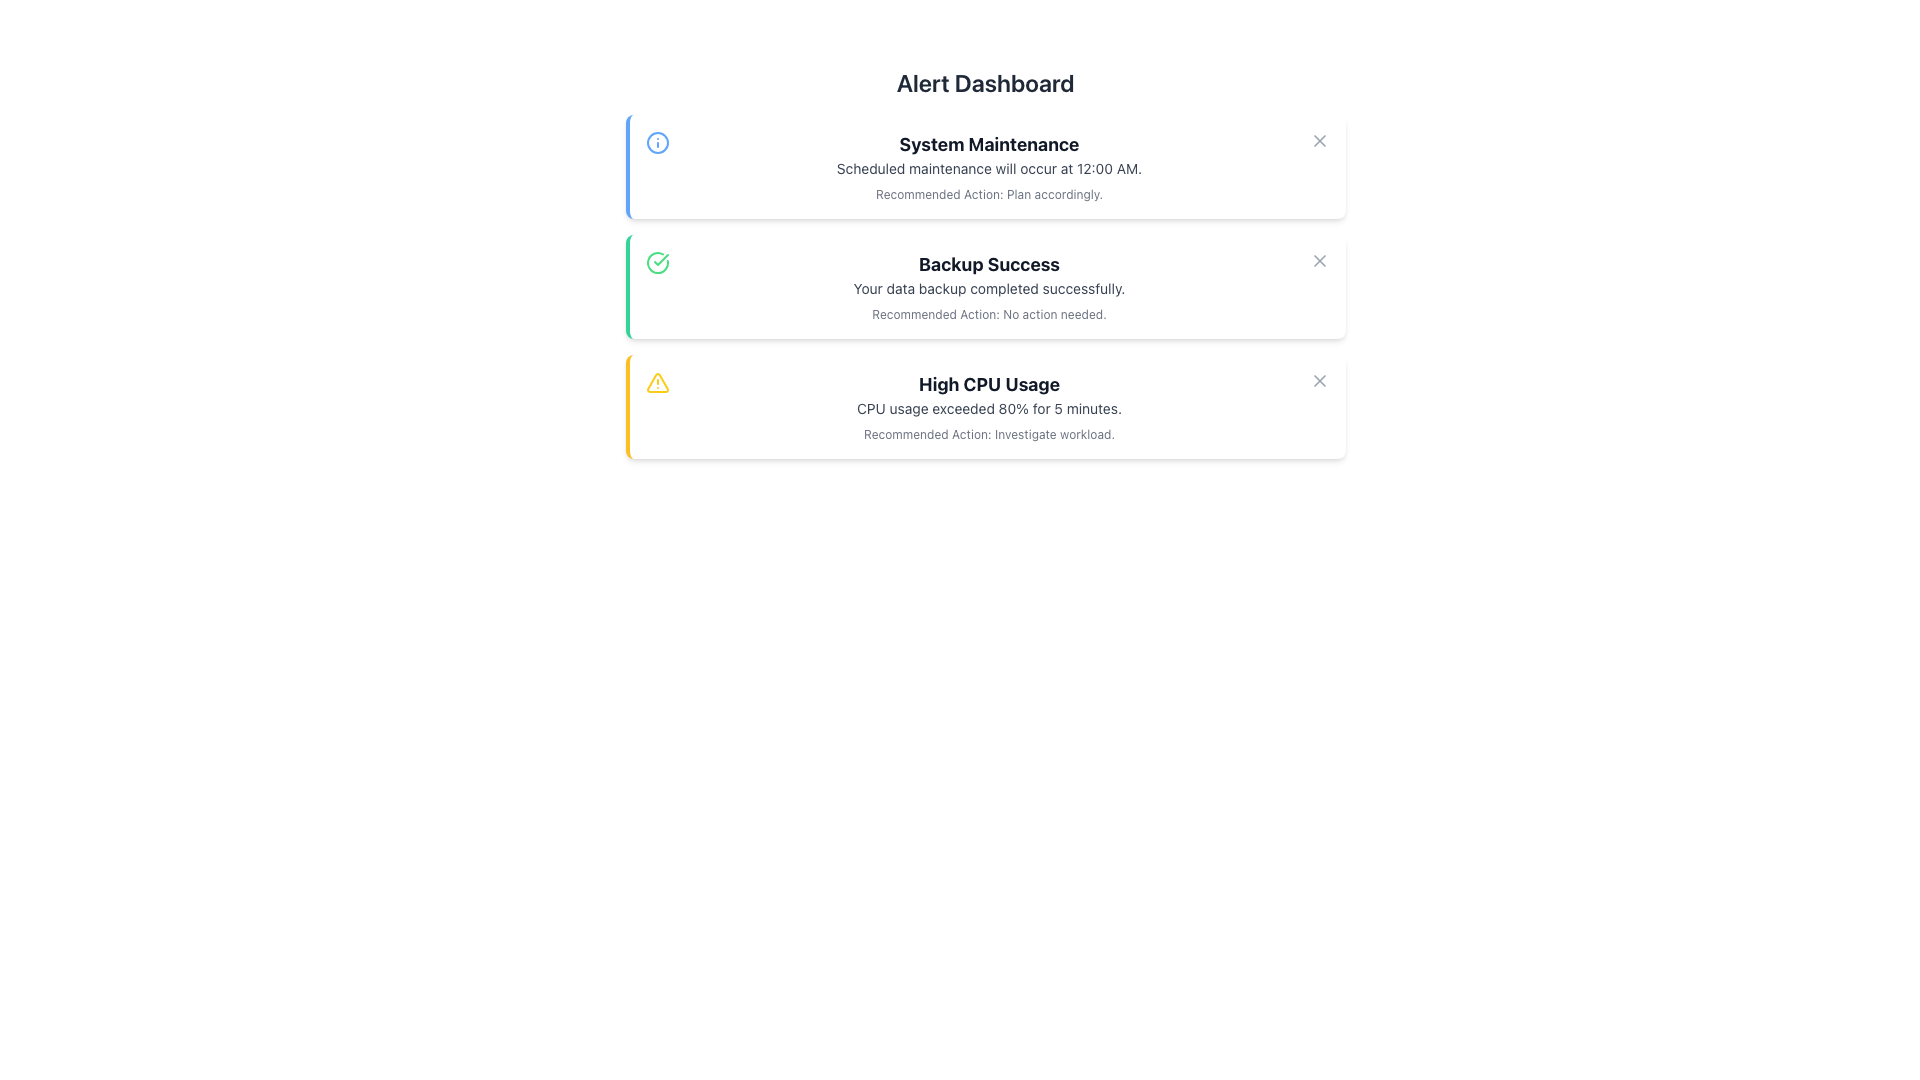  I want to click on text content of the third line of text in the 'System Maintenance' alert box, which provides recommended actions related to the alert, so click(989, 195).